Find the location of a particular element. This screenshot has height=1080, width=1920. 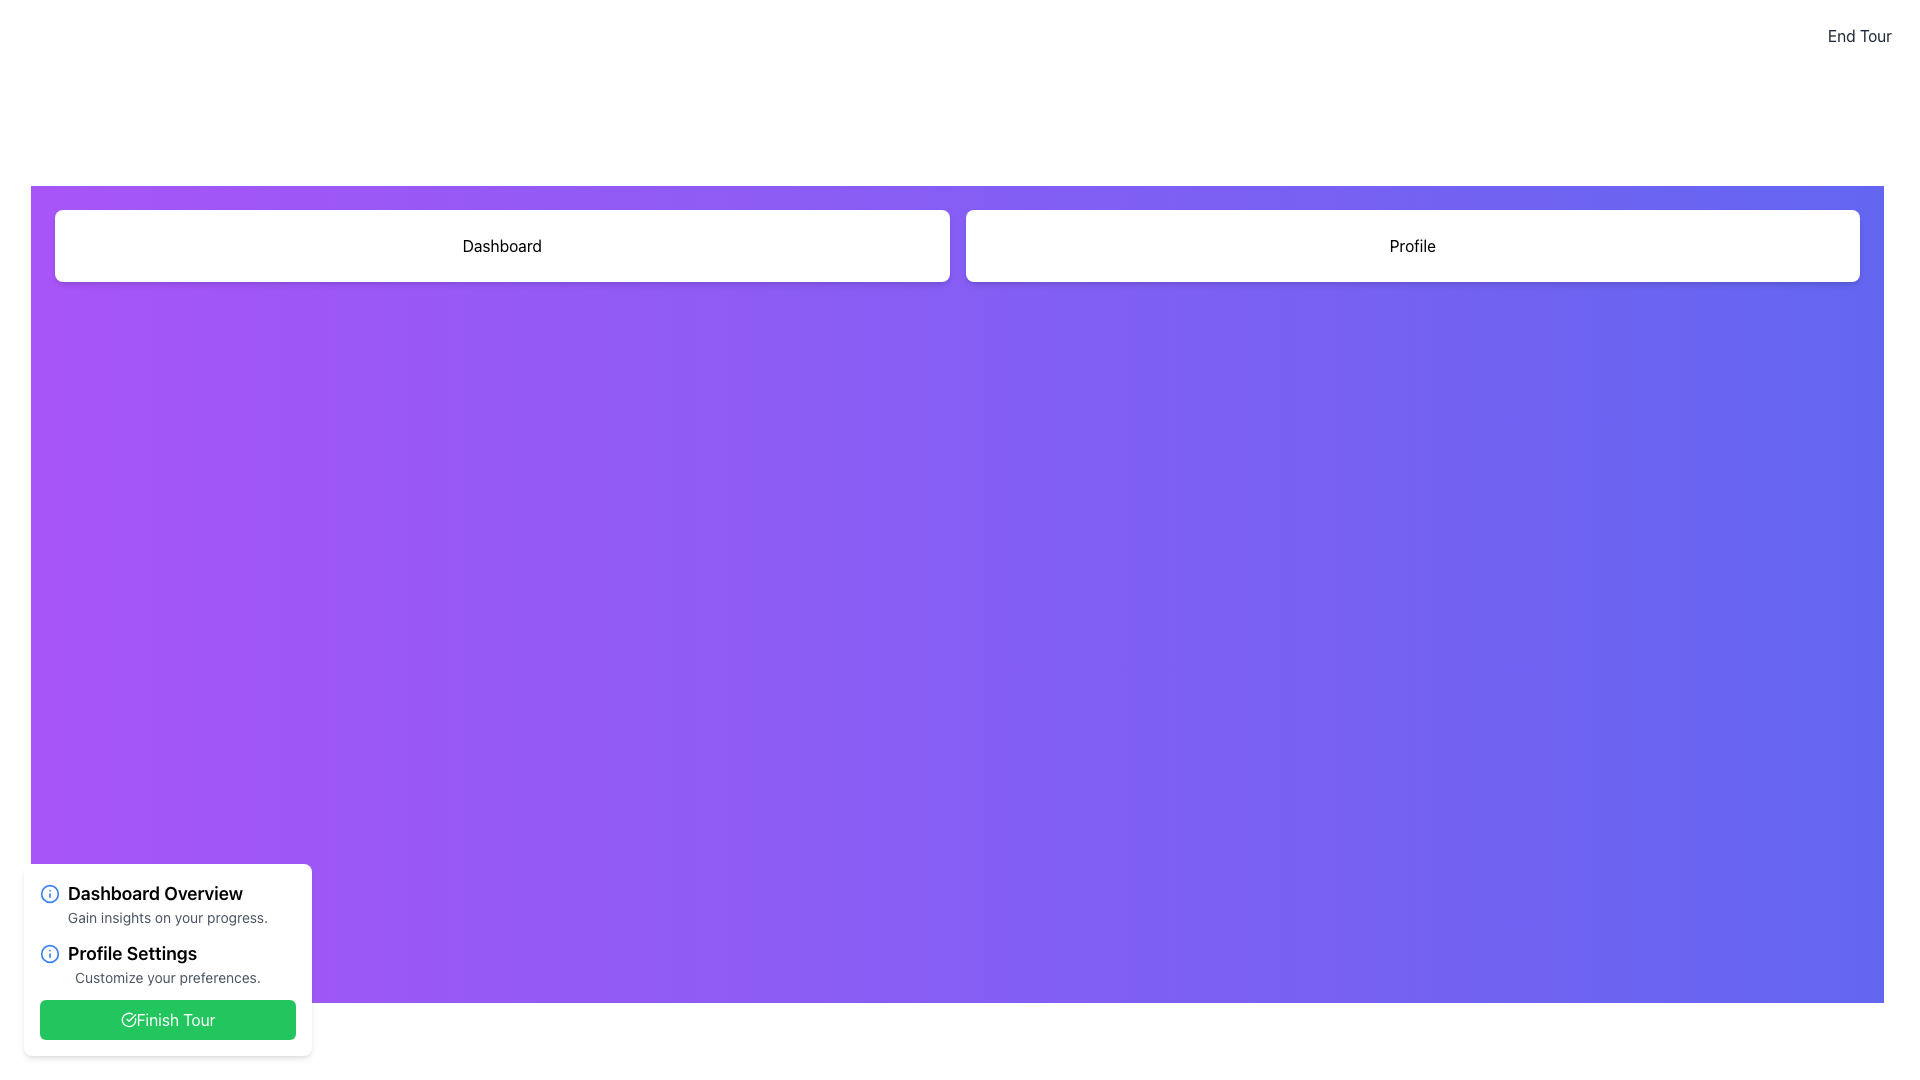

the icon located to the far left of the 'Dashboard Overview' heading, which serves as a visual indicator for displaying additional information is located at coordinates (49, 893).